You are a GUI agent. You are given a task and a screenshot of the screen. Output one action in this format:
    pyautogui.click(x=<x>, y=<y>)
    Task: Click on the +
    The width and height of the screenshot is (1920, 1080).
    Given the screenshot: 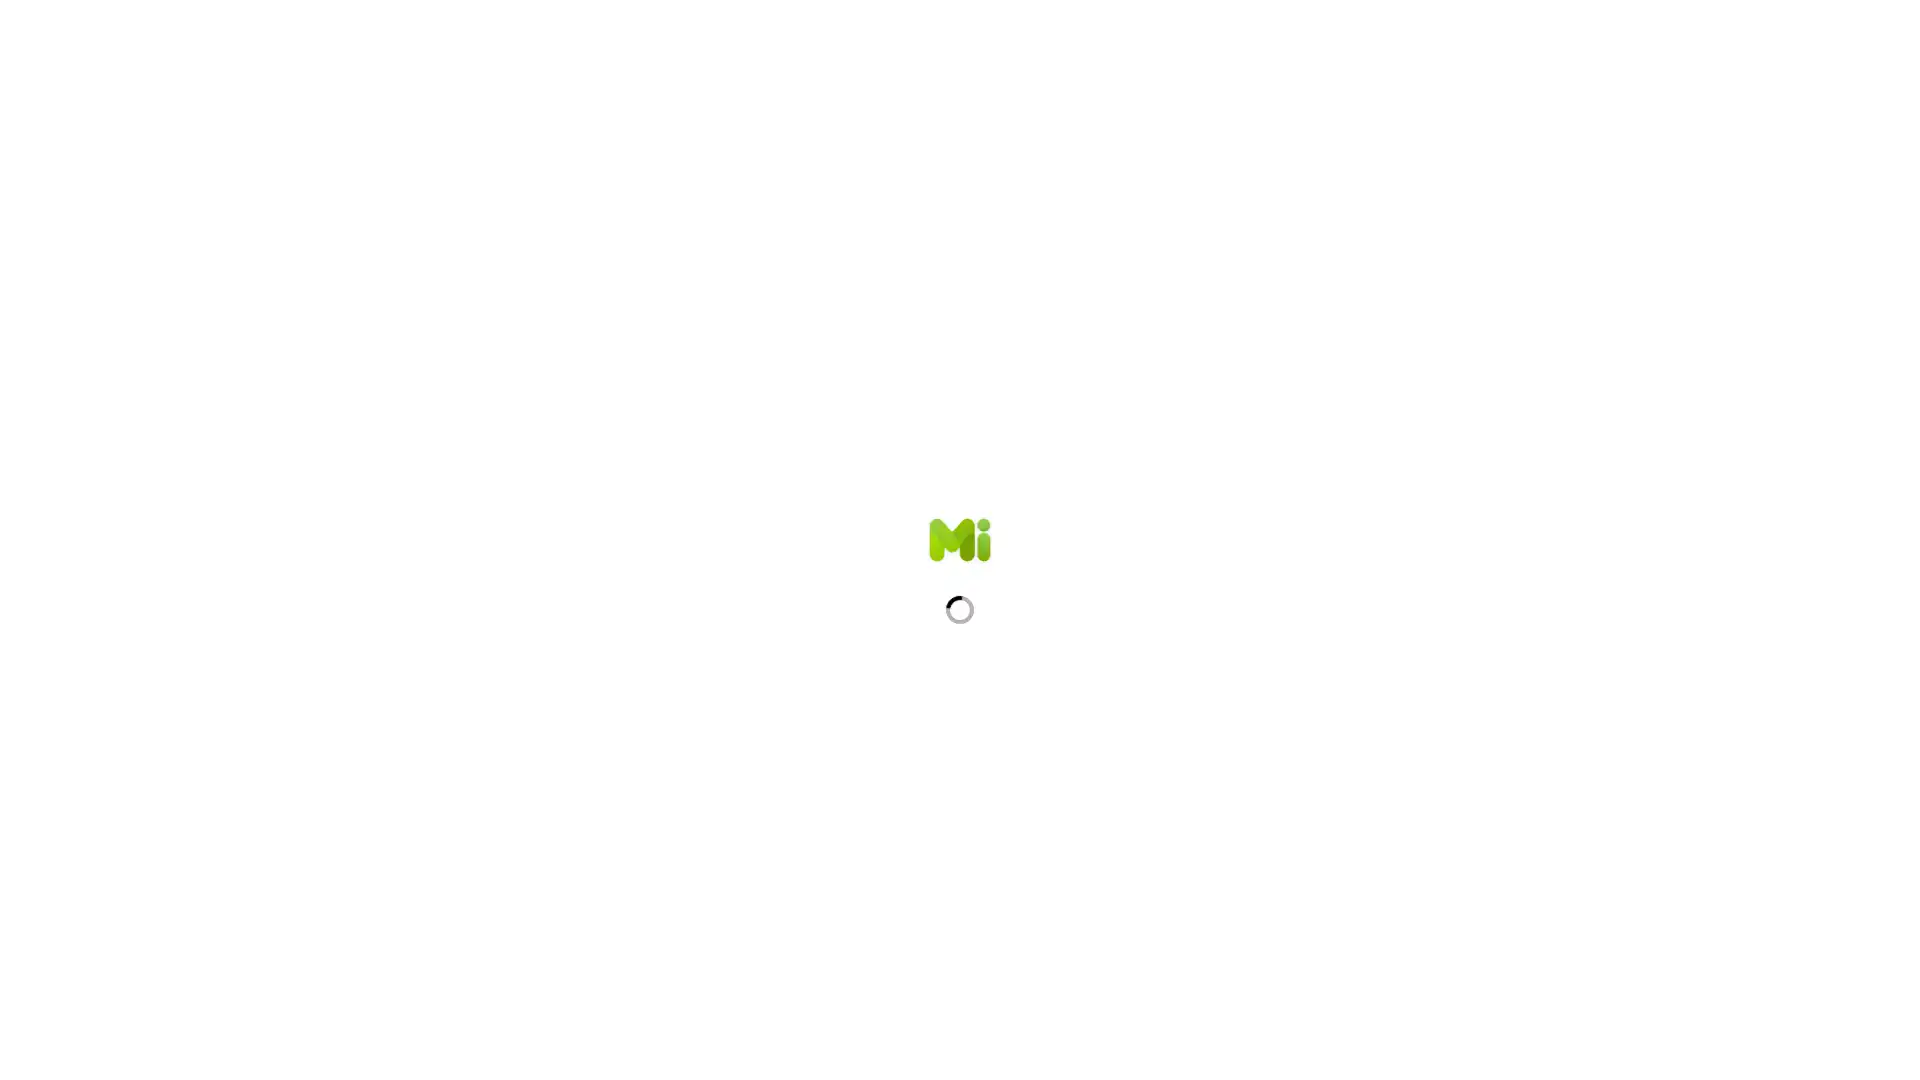 What is the action you would take?
    pyautogui.click(x=744, y=373)
    